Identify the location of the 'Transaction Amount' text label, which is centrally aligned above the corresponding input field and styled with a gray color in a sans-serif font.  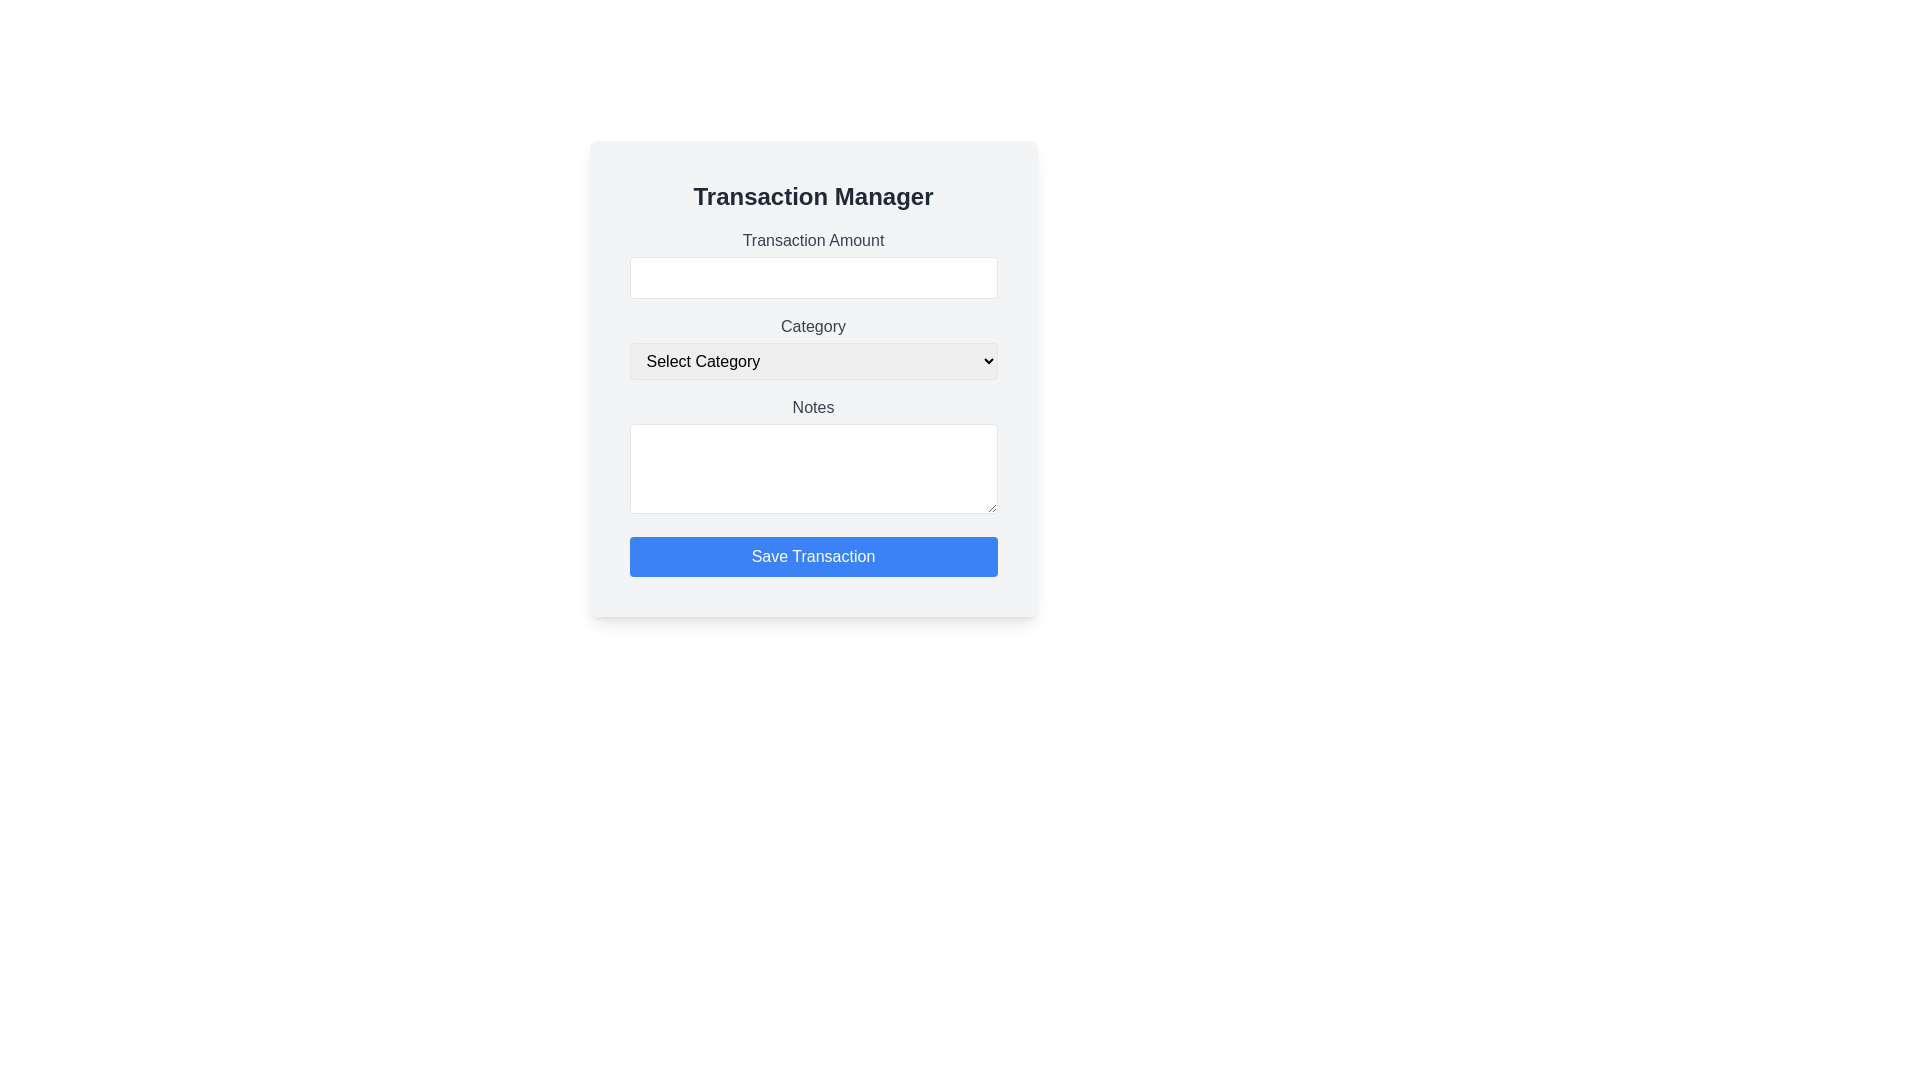
(813, 239).